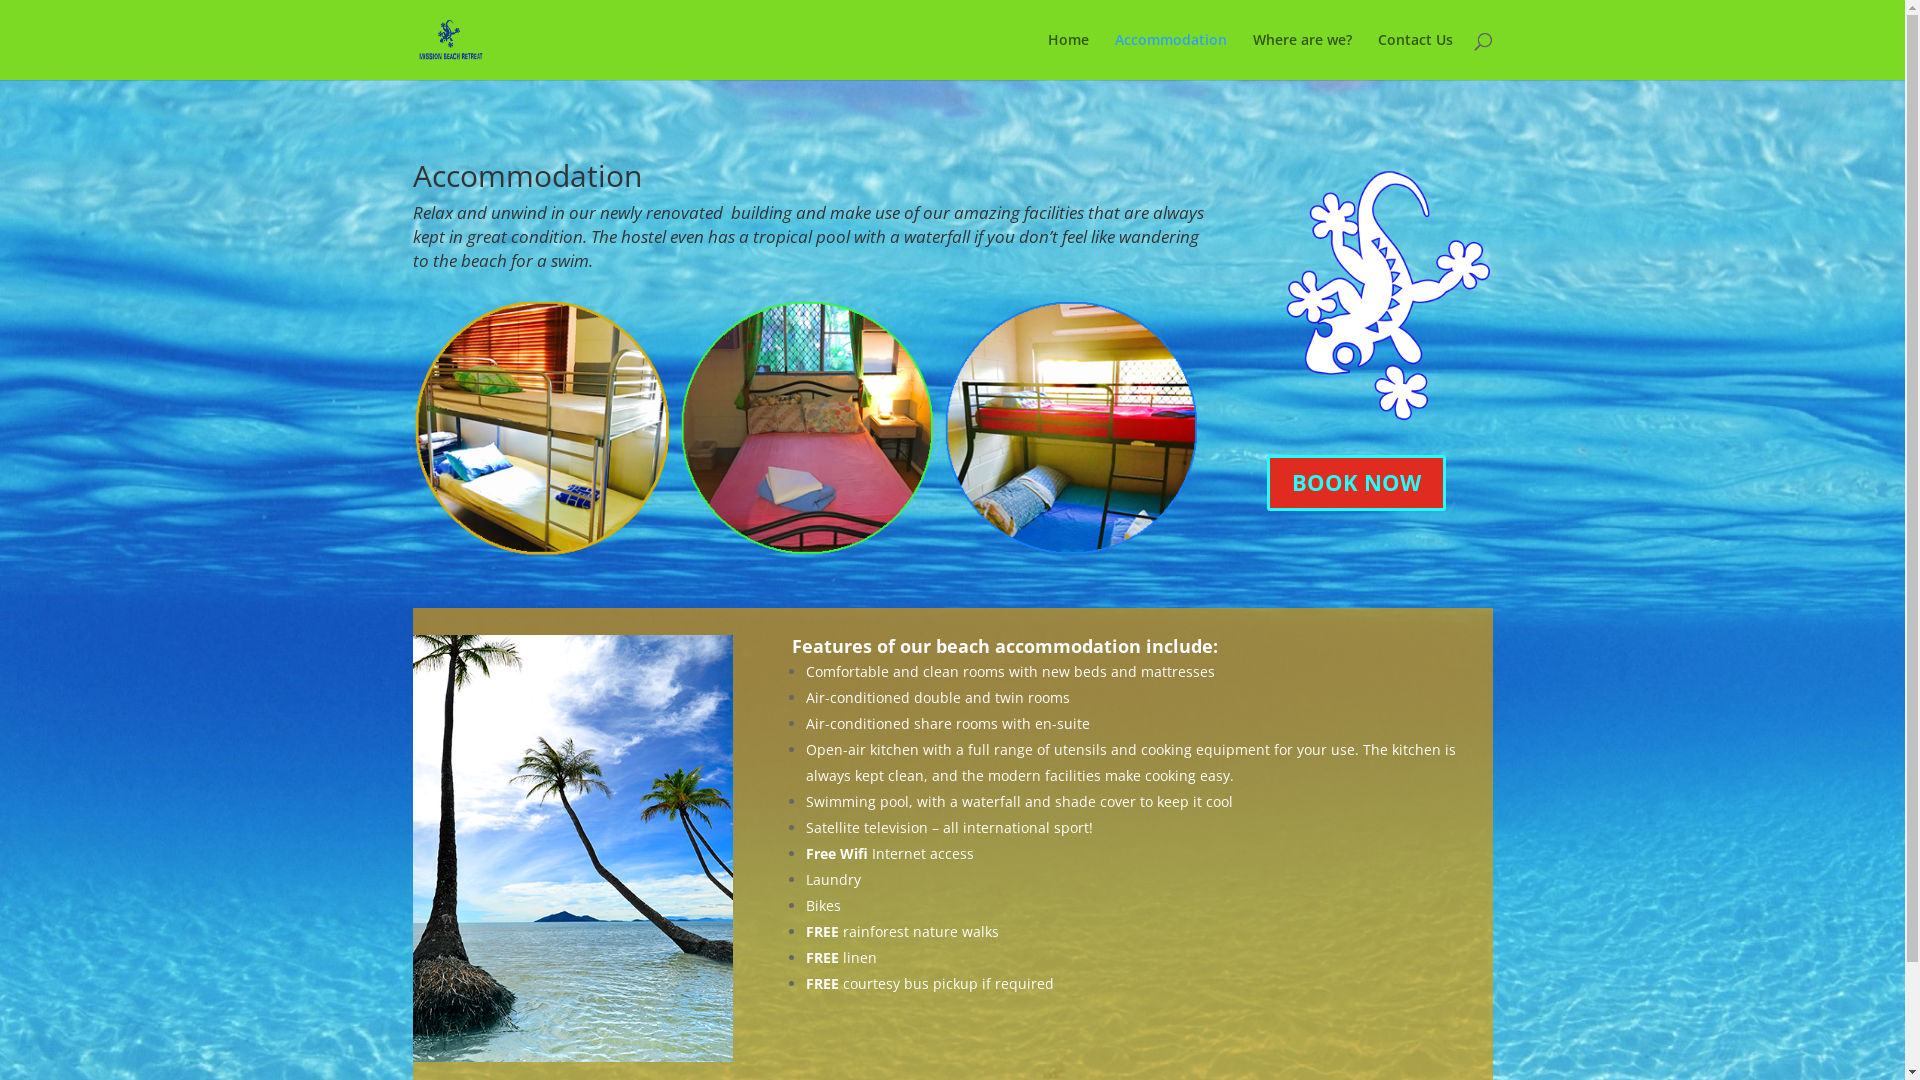  I want to click on 'Where are we?', so click(1301, 55).